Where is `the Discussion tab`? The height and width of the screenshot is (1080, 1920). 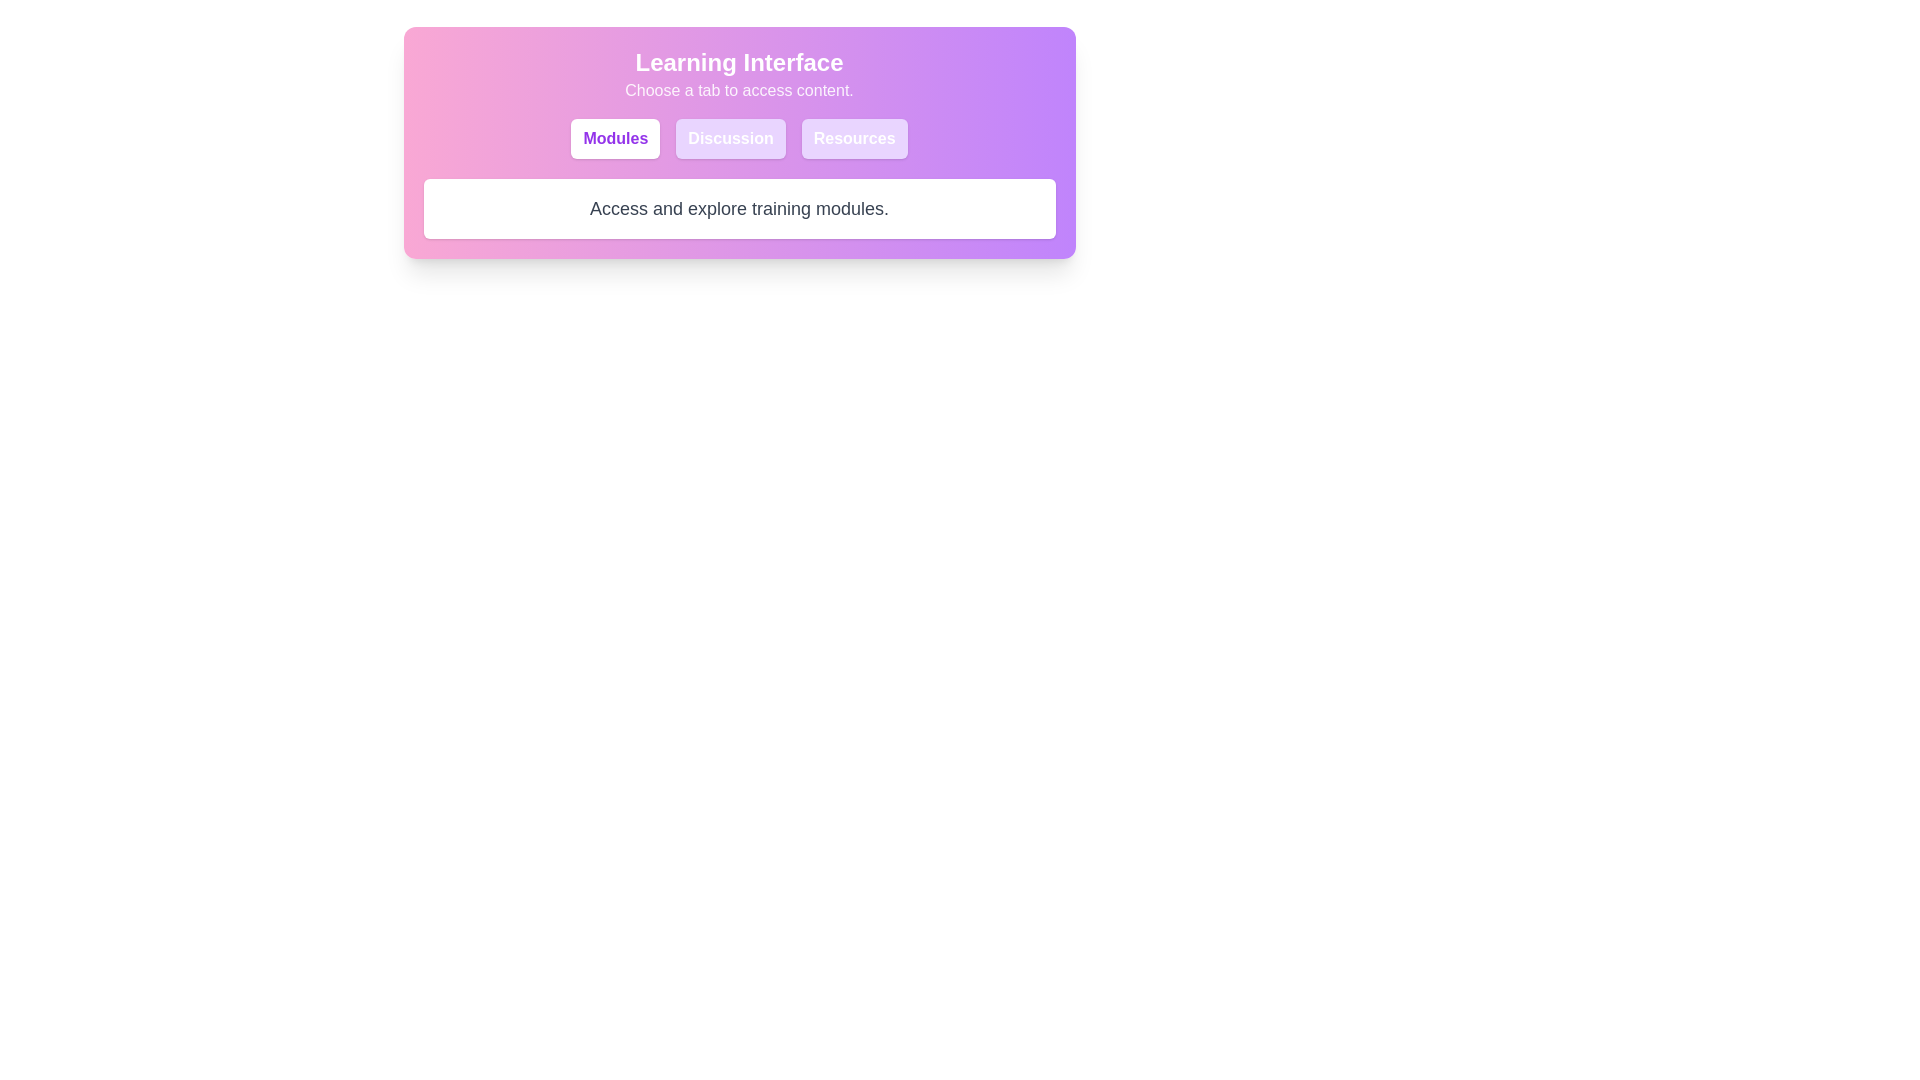 the Discussion tab is located at coordinates (729, 137).